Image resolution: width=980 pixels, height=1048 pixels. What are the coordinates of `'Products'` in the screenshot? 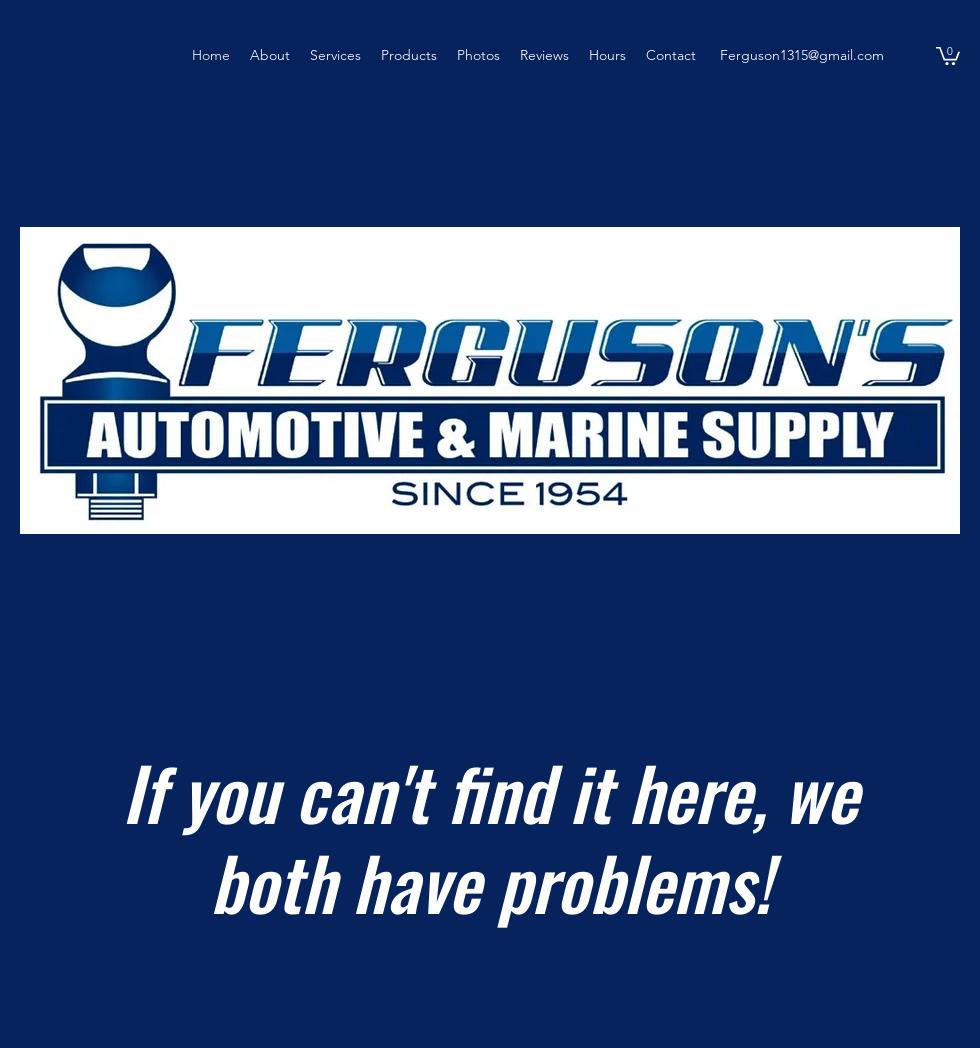 It's located at (408, 55).